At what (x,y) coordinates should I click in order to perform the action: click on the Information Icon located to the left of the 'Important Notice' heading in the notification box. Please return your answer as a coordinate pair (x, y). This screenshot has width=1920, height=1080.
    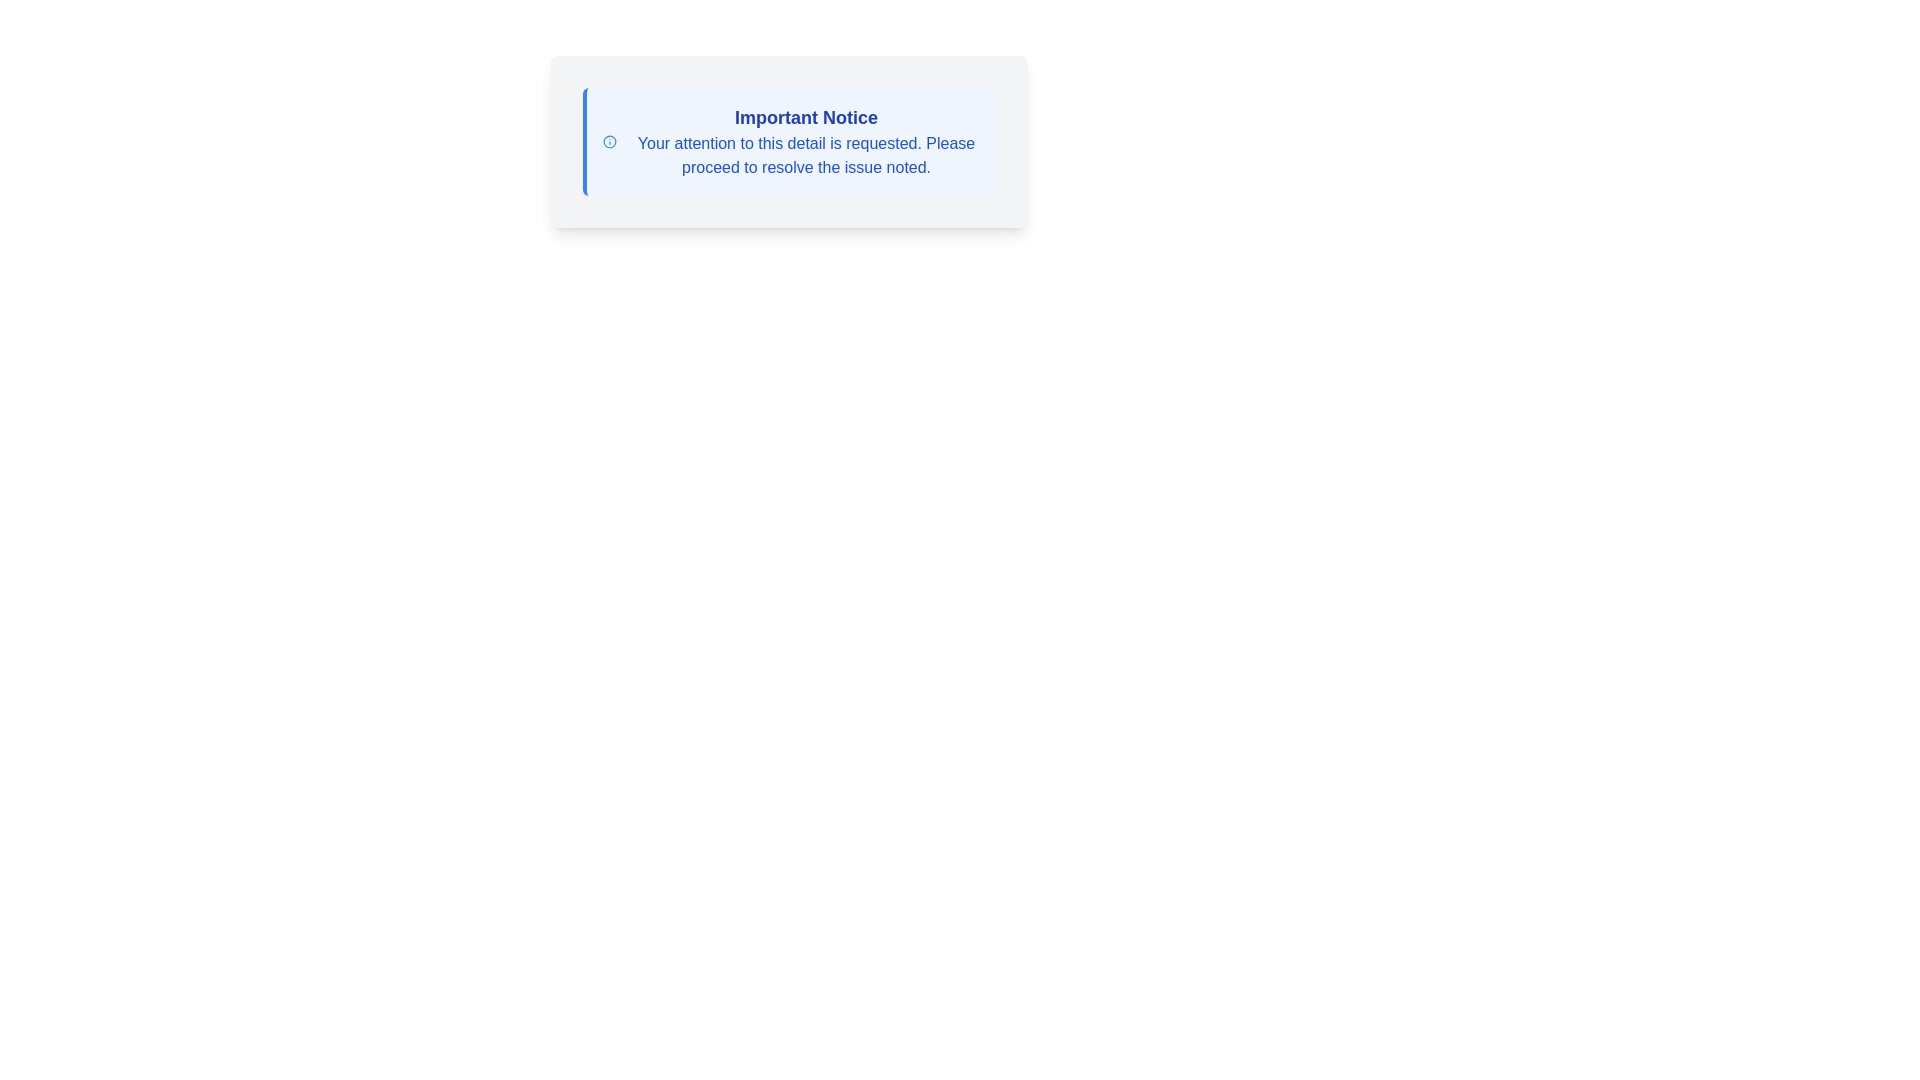
    Looking at the image, I should click on (608, 141).